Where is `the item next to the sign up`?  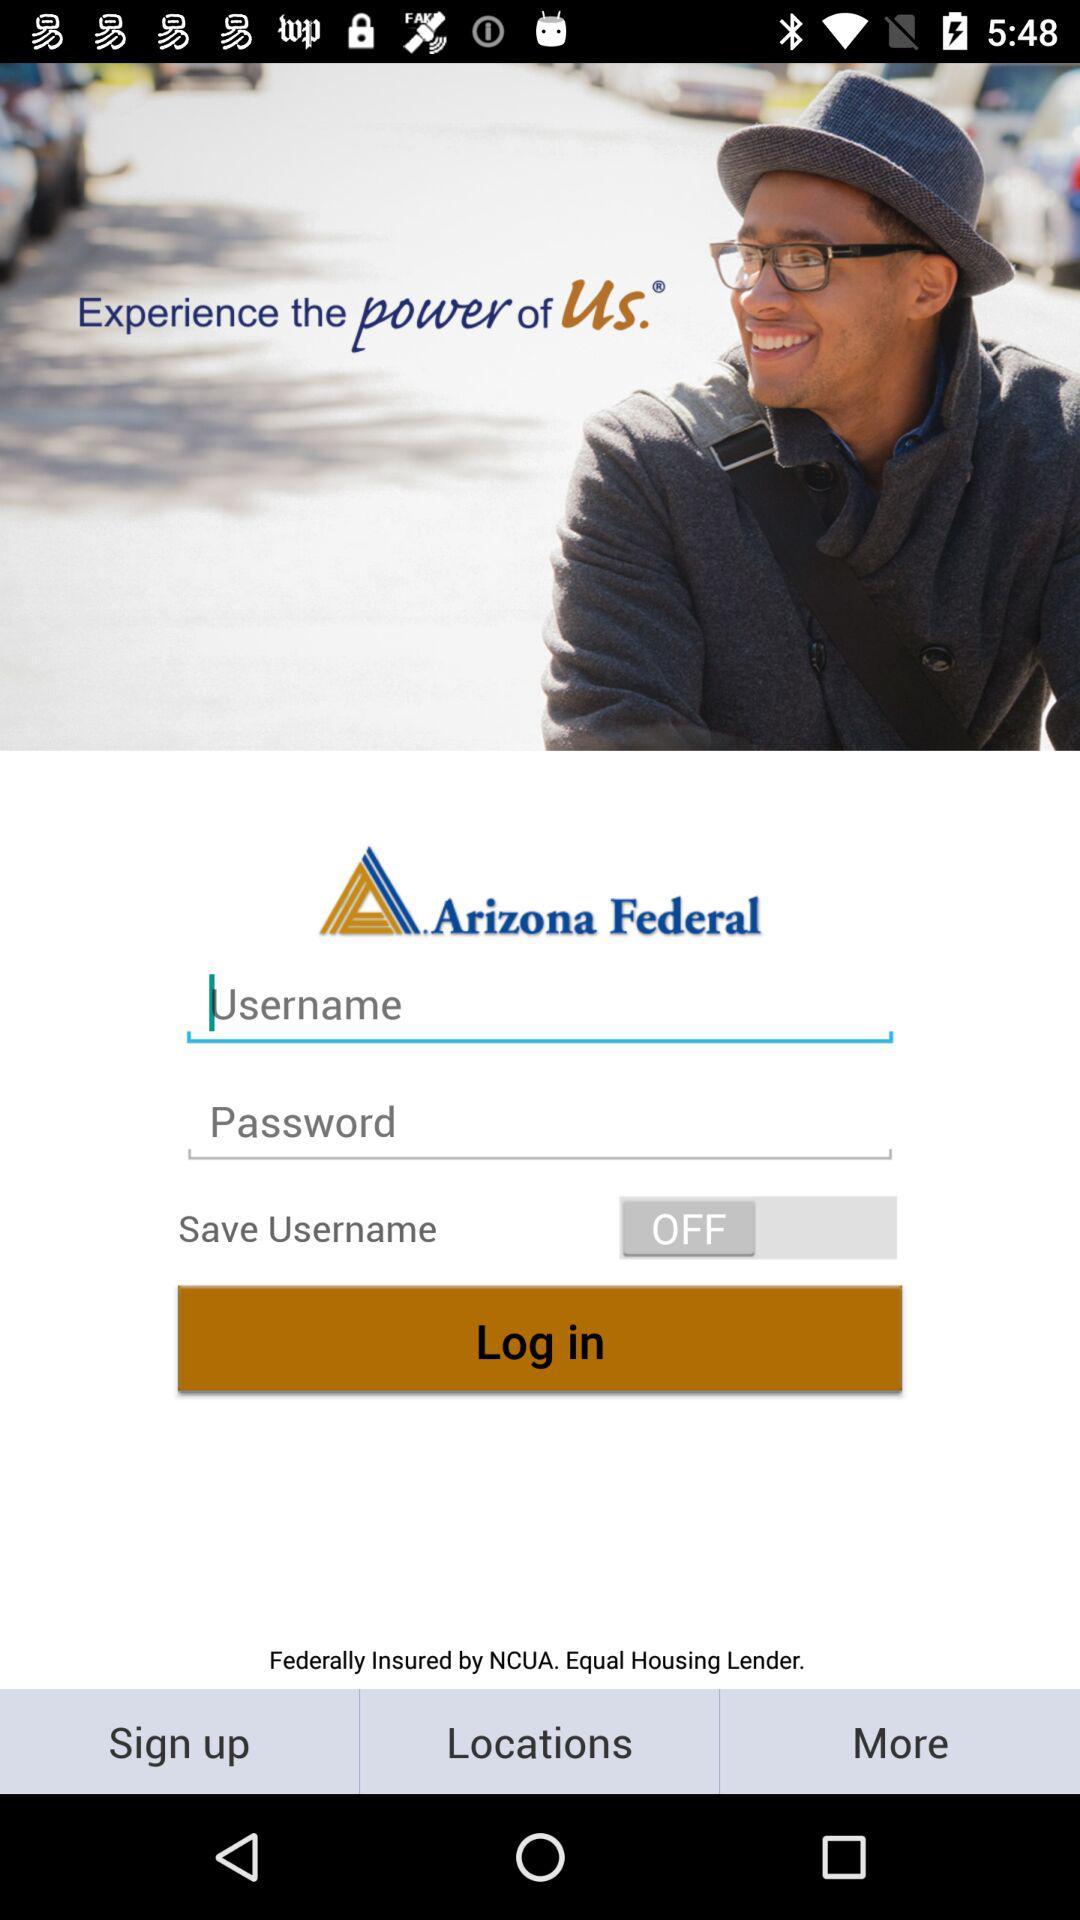 the item next to the sign up is located at coordinates (538, 1740).